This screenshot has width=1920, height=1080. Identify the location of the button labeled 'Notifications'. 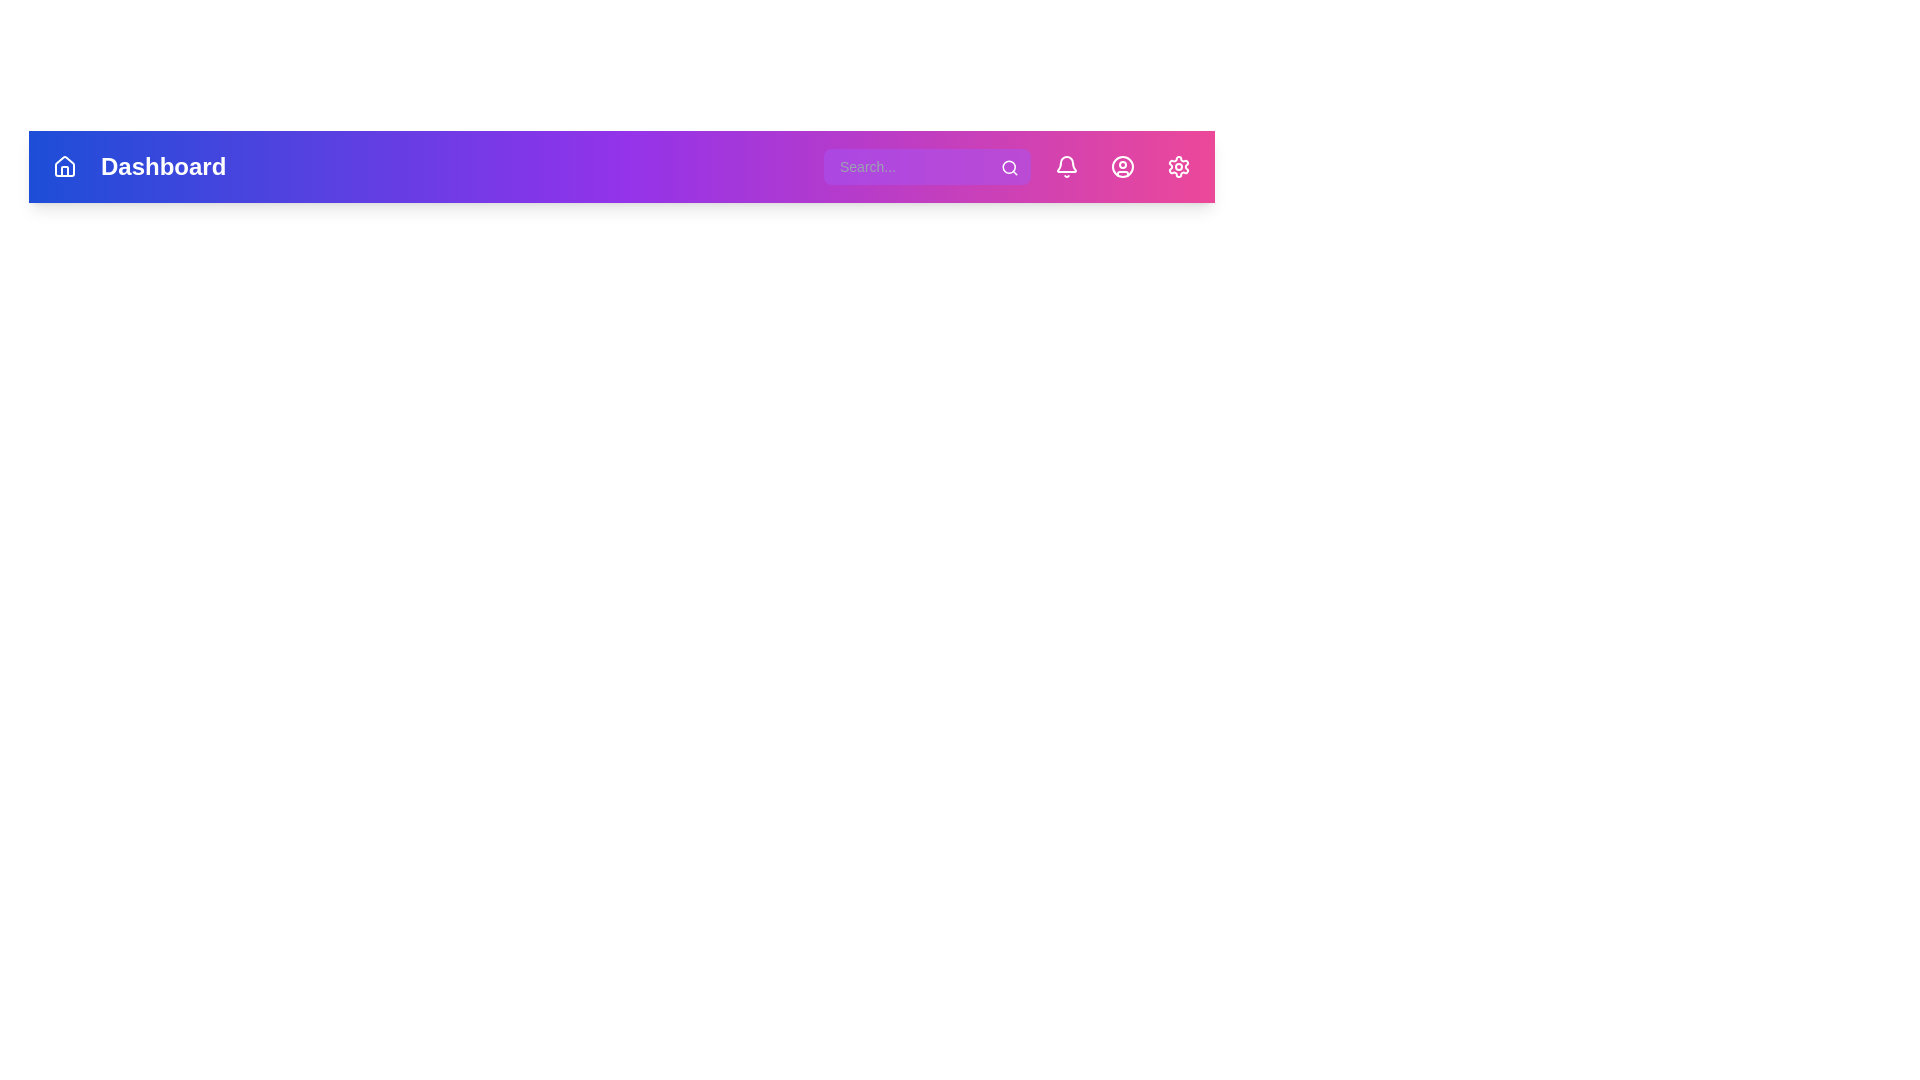
(1065, 165).